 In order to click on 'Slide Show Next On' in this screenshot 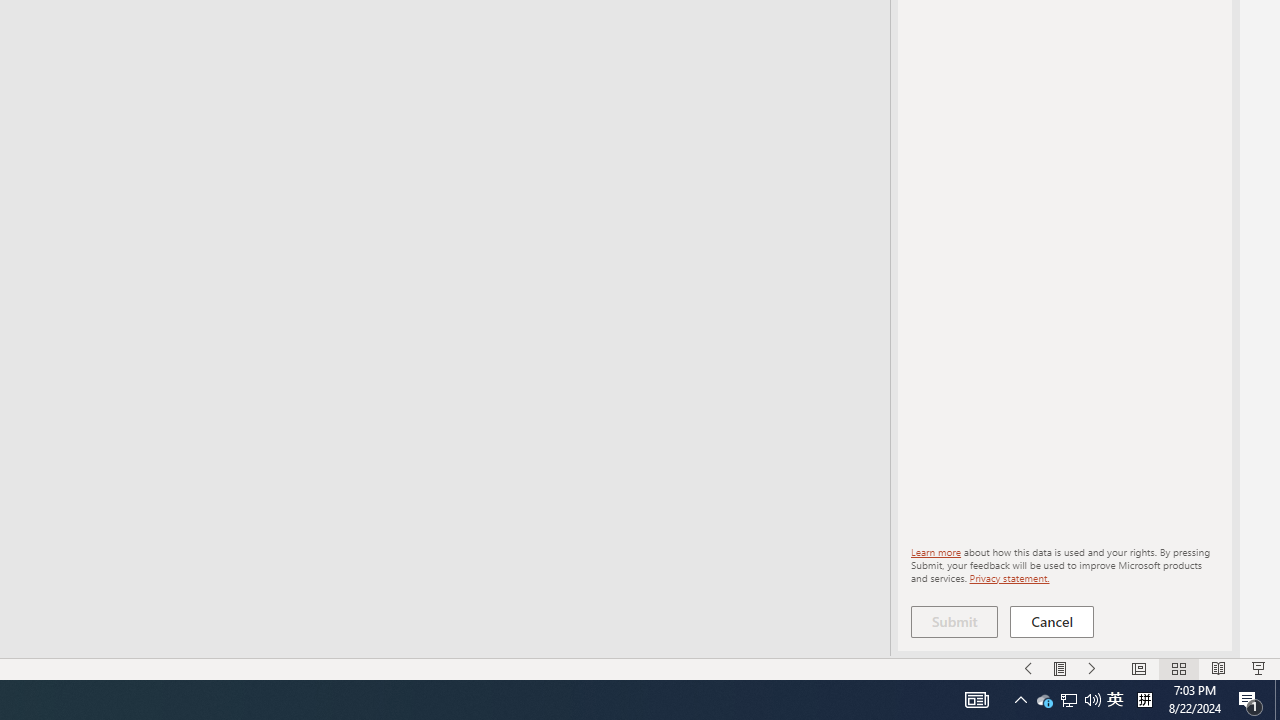, I will do `click(1091, 669)`.